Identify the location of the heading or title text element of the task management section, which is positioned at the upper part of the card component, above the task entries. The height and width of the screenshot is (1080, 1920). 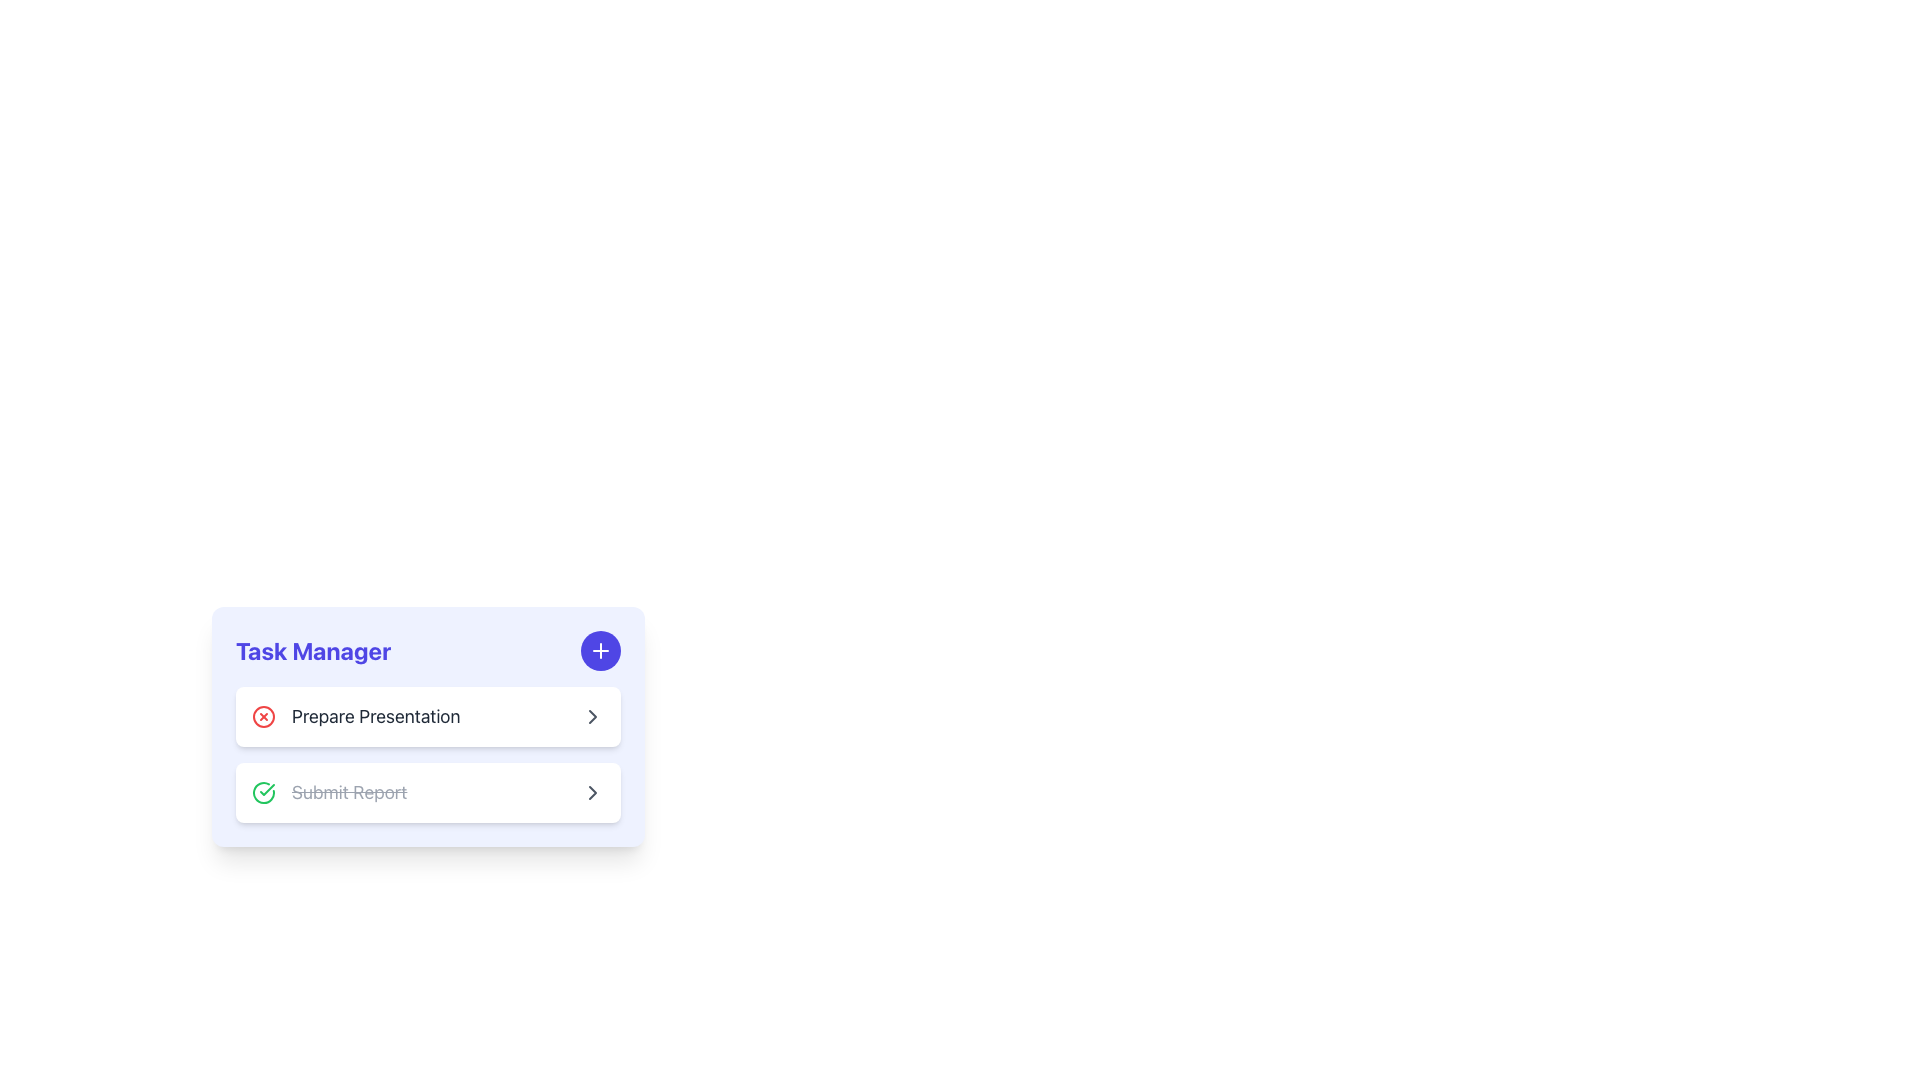
(312, 651).